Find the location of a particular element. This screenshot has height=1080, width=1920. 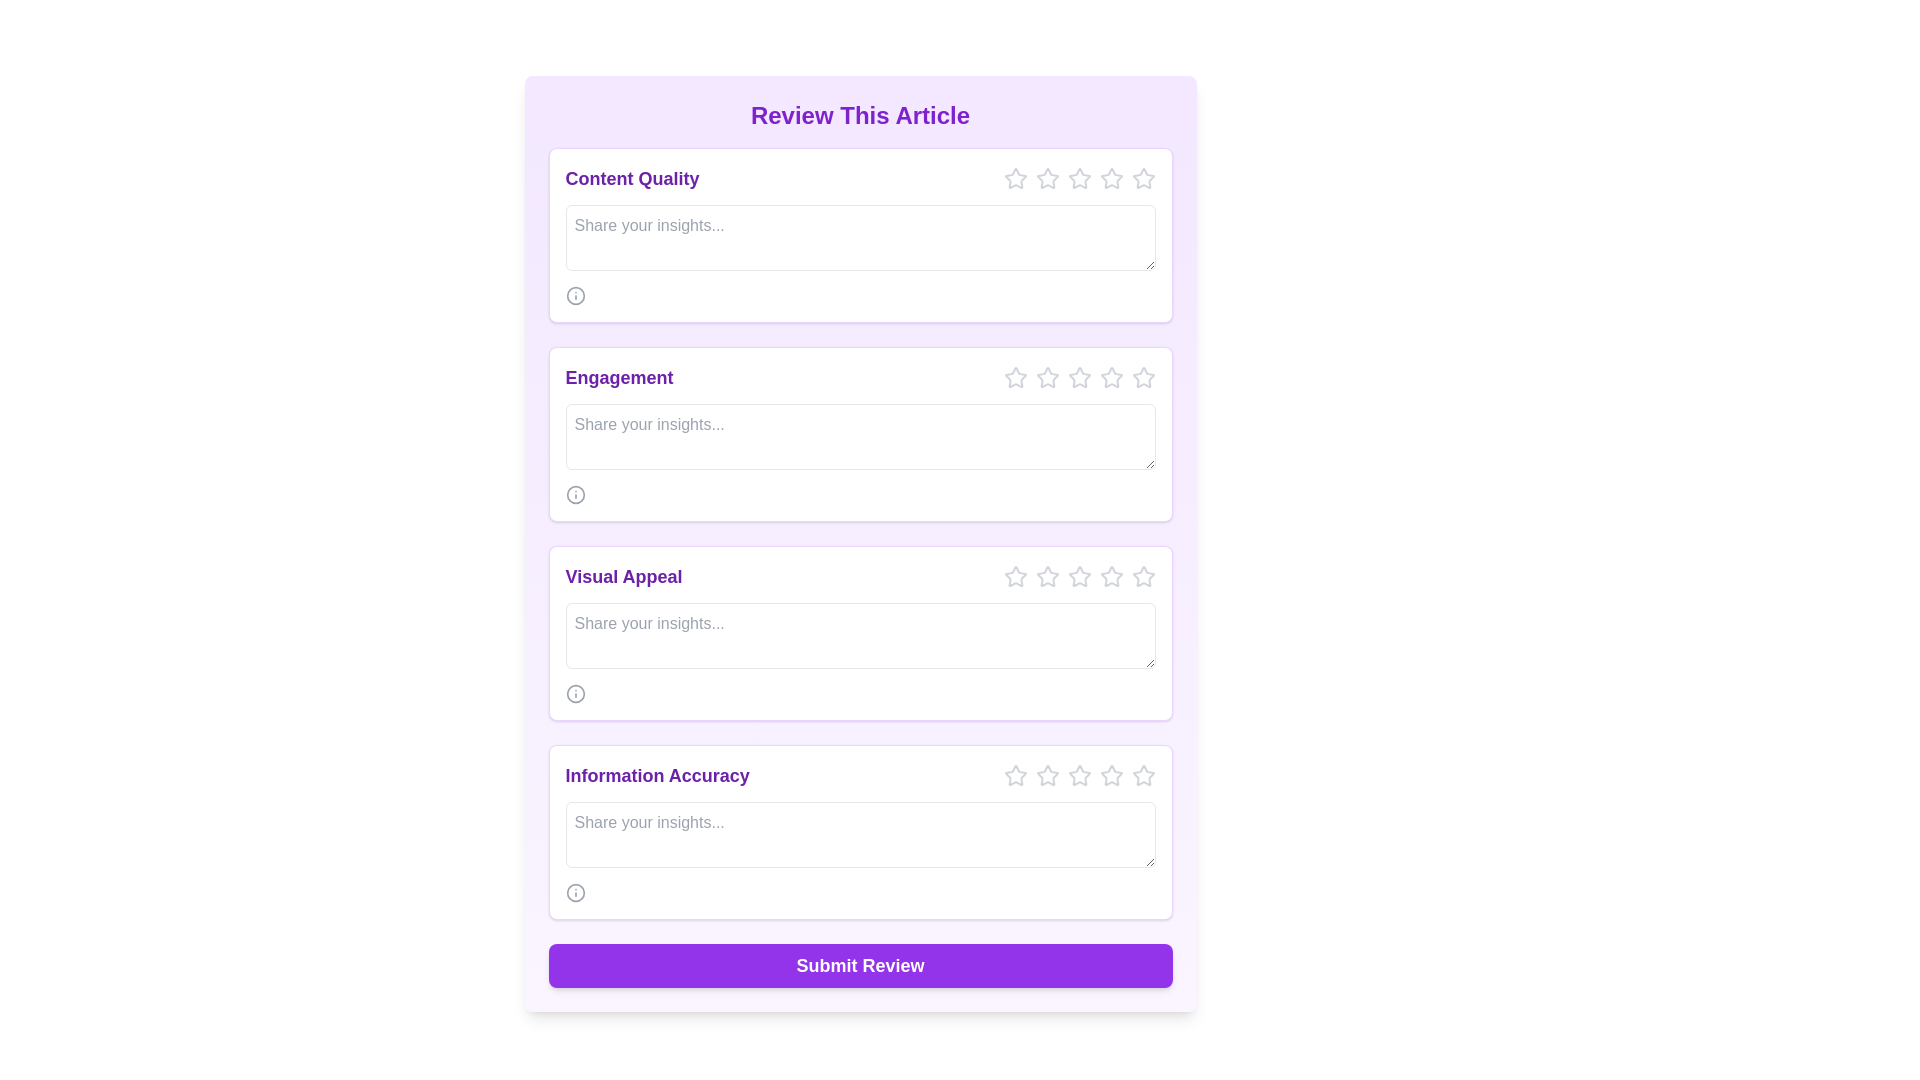

the information tooltip icon located at the bottom-right corner of the 'Information Accuracy' section to reveal the tooltip is located at coordinates (574, 892).